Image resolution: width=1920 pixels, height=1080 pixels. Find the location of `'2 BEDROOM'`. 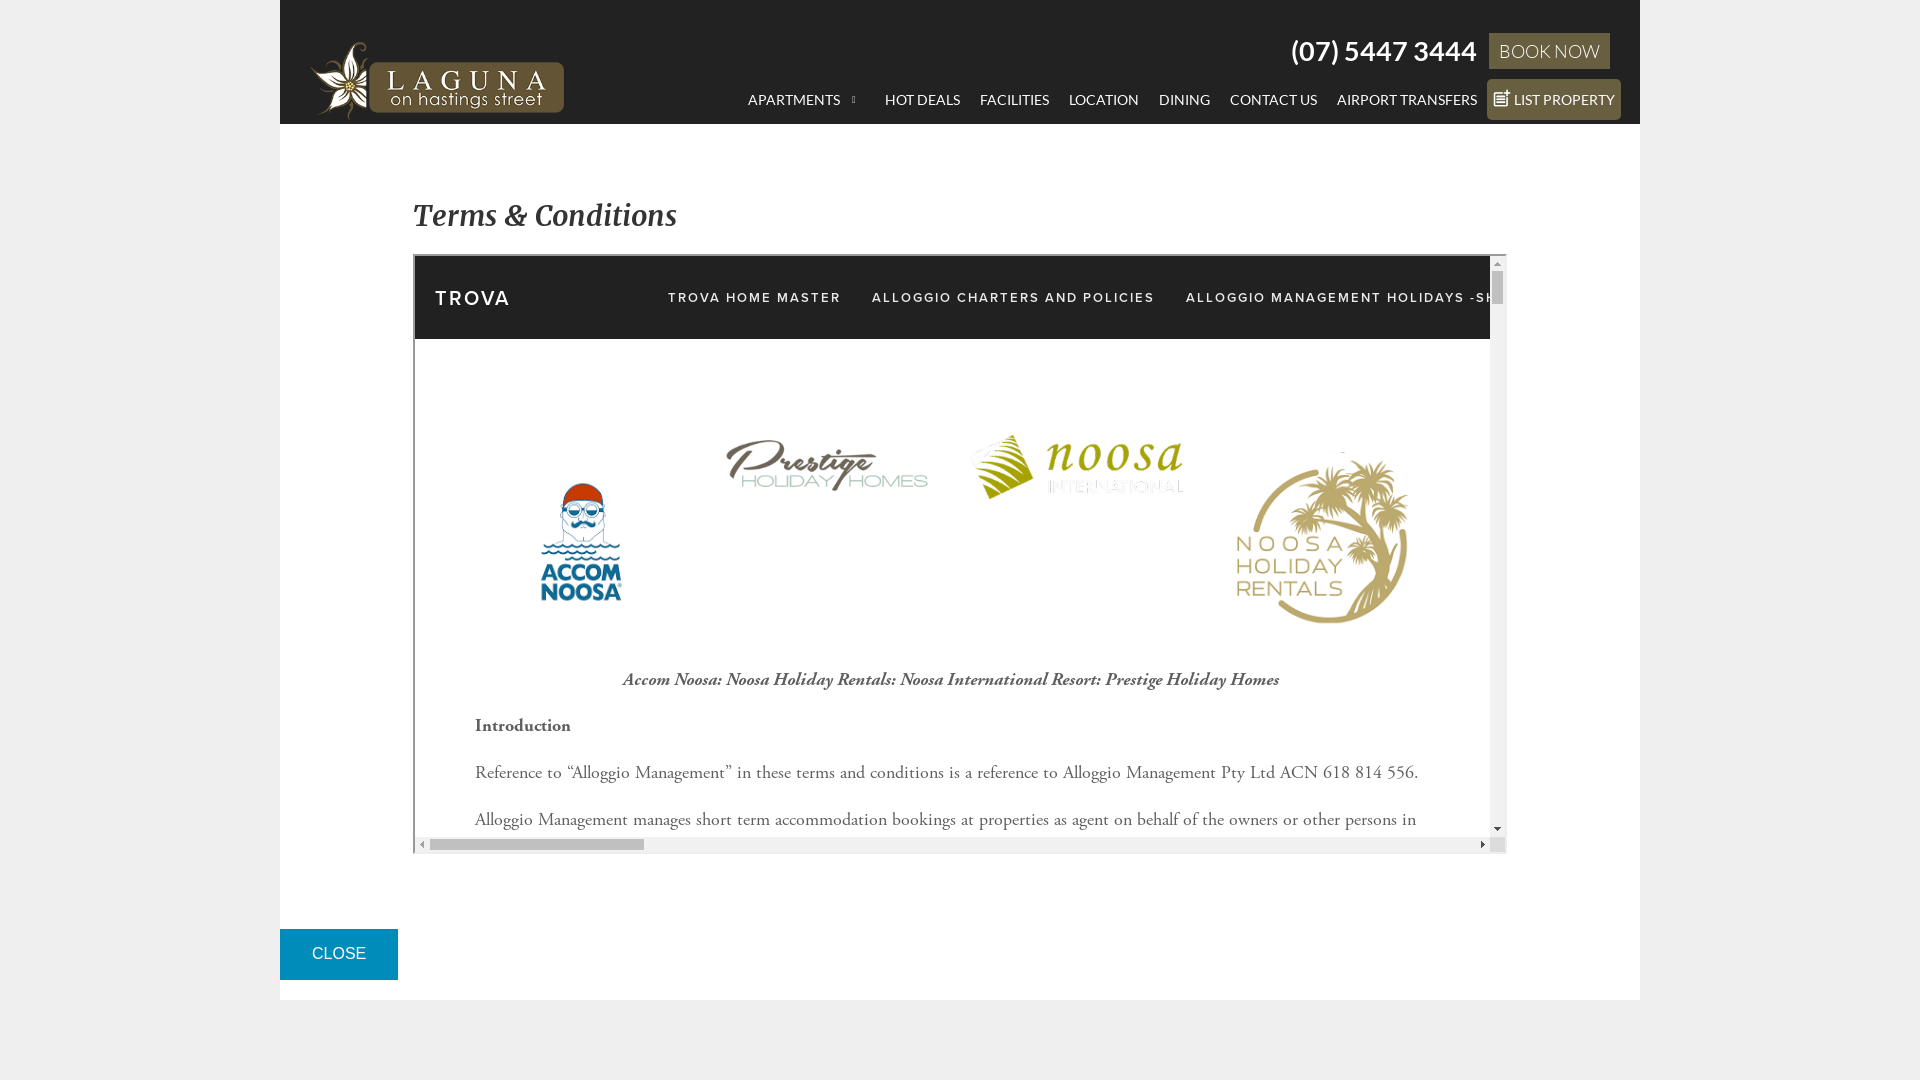

'2 BEDROOM' is located at coordinates (854, 153).